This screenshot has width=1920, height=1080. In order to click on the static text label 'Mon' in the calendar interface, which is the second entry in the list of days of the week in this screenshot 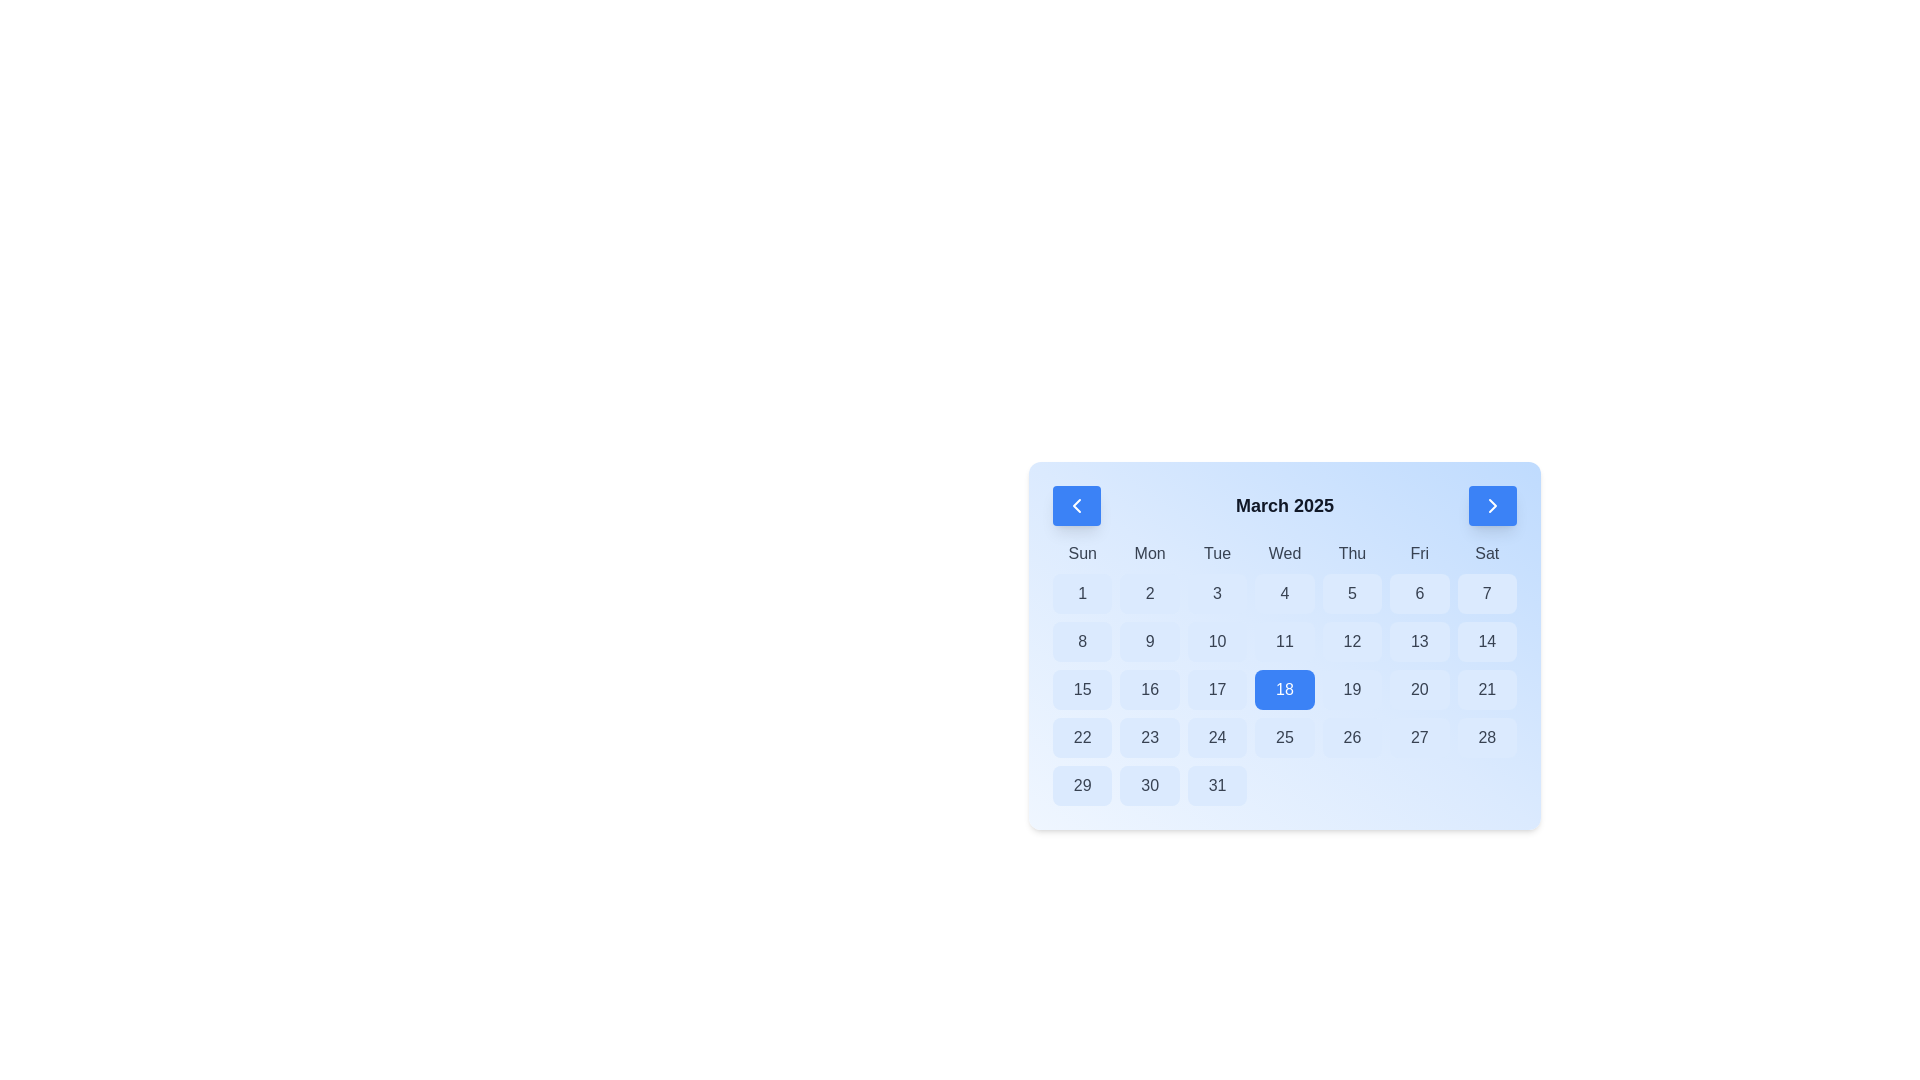, I will do `click(1150, 554)`.